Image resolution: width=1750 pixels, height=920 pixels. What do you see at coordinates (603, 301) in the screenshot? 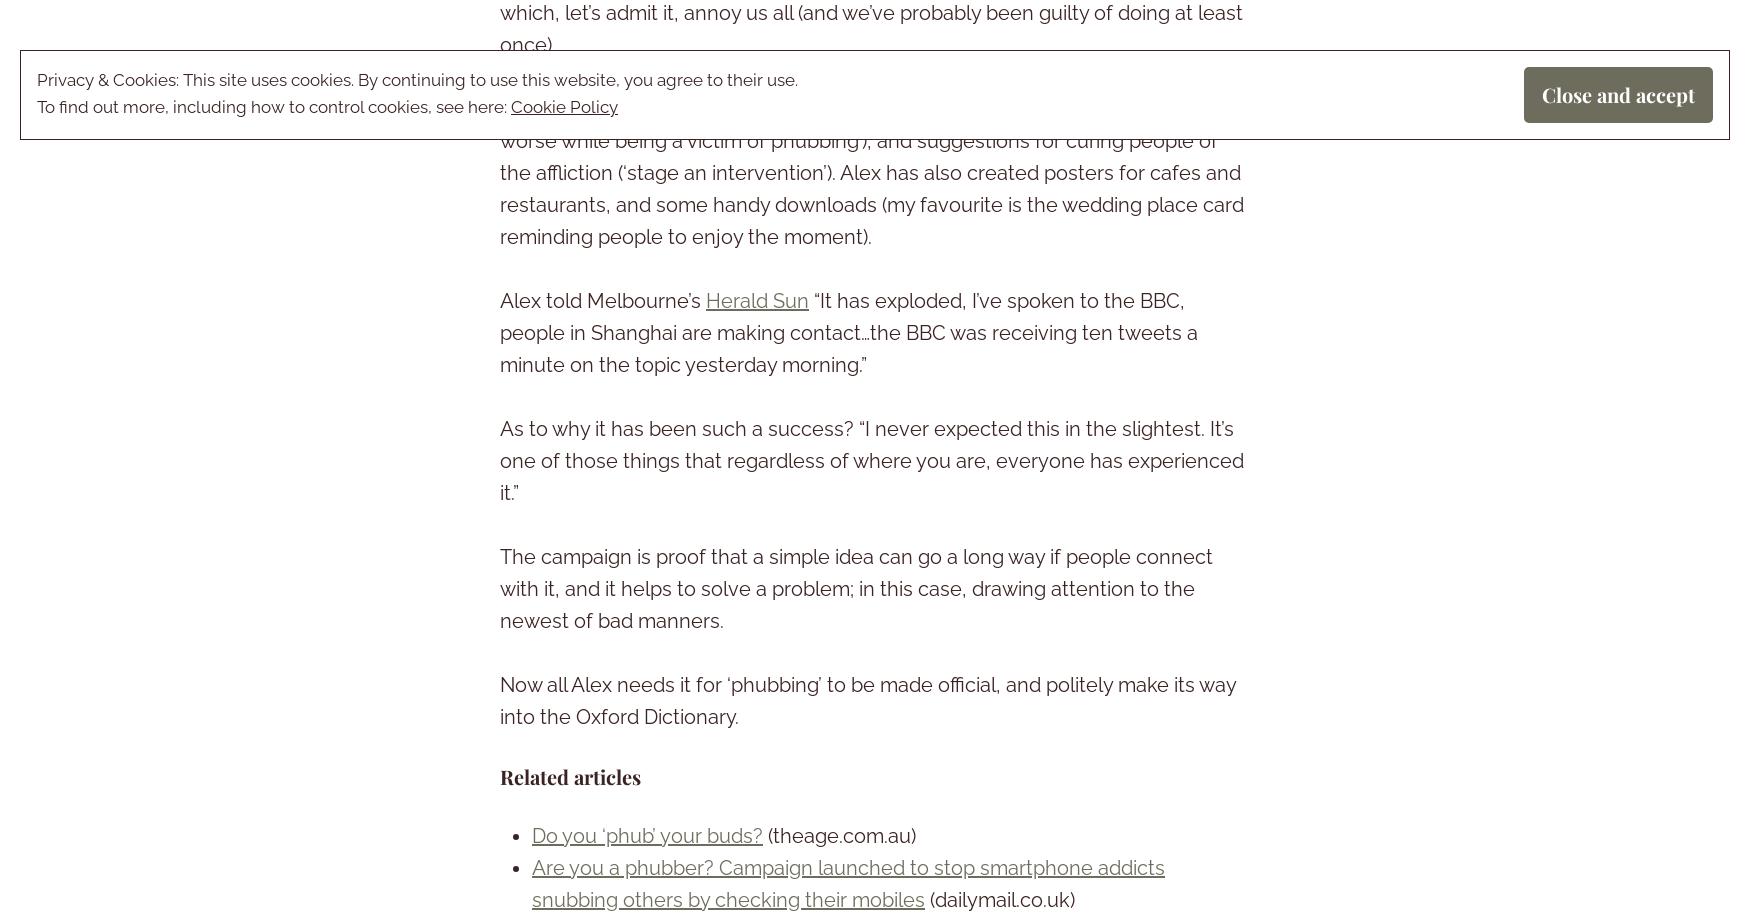
I see `'Alex told Melbourne’s'` at bounding box center [603, 301].